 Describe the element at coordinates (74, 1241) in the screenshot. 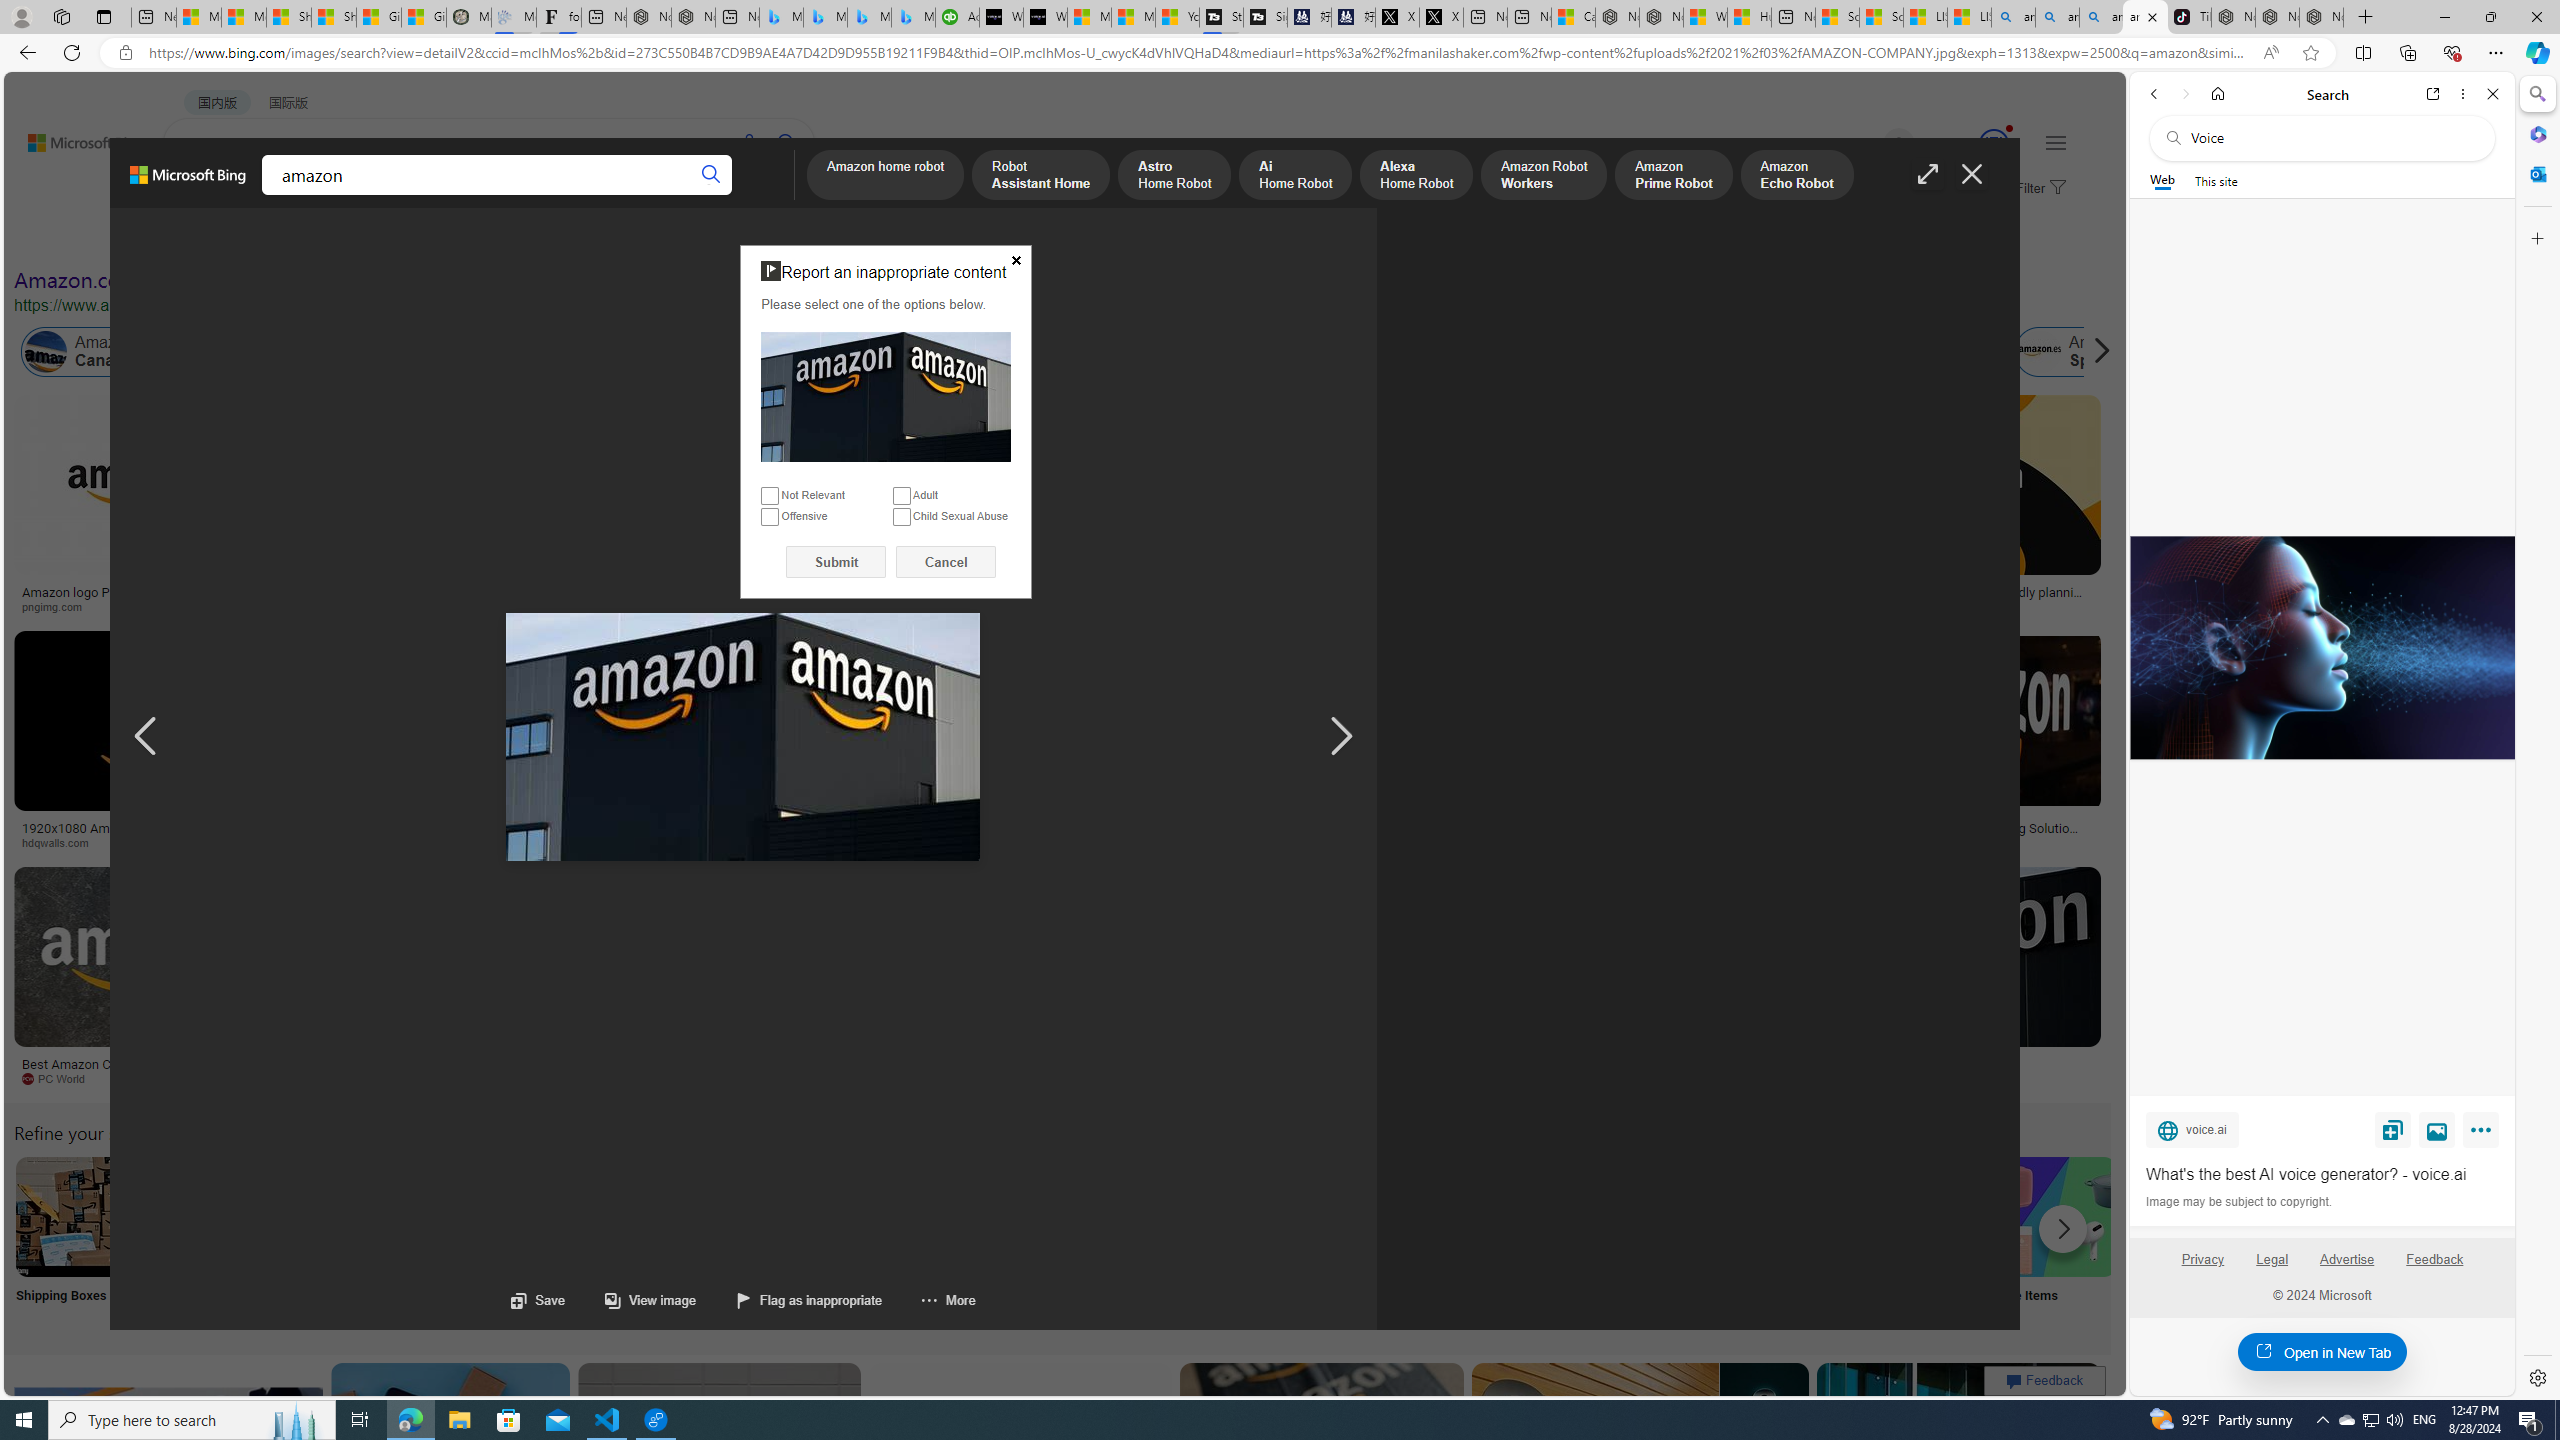

I see `'Amazon Shipping Boxes Shipping Boxes'` at that location.